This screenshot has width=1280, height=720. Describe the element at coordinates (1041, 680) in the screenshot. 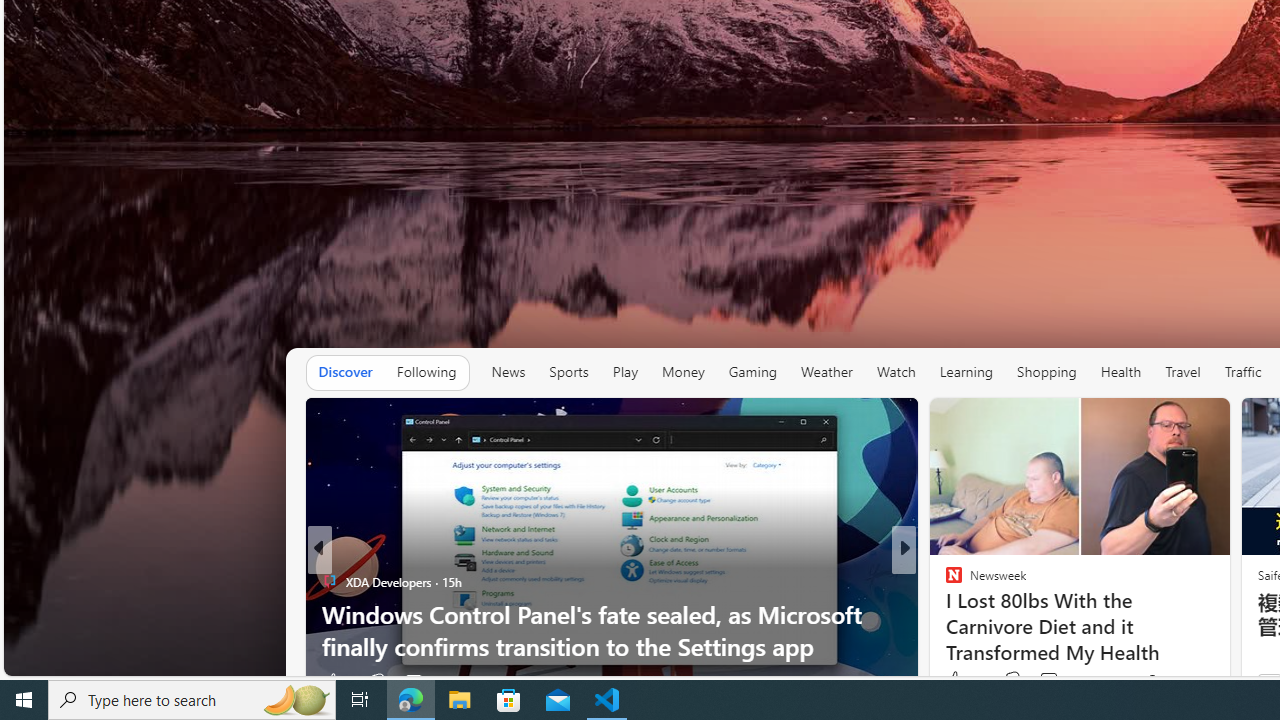

I see `'View comments 19 Comment'` at that location.